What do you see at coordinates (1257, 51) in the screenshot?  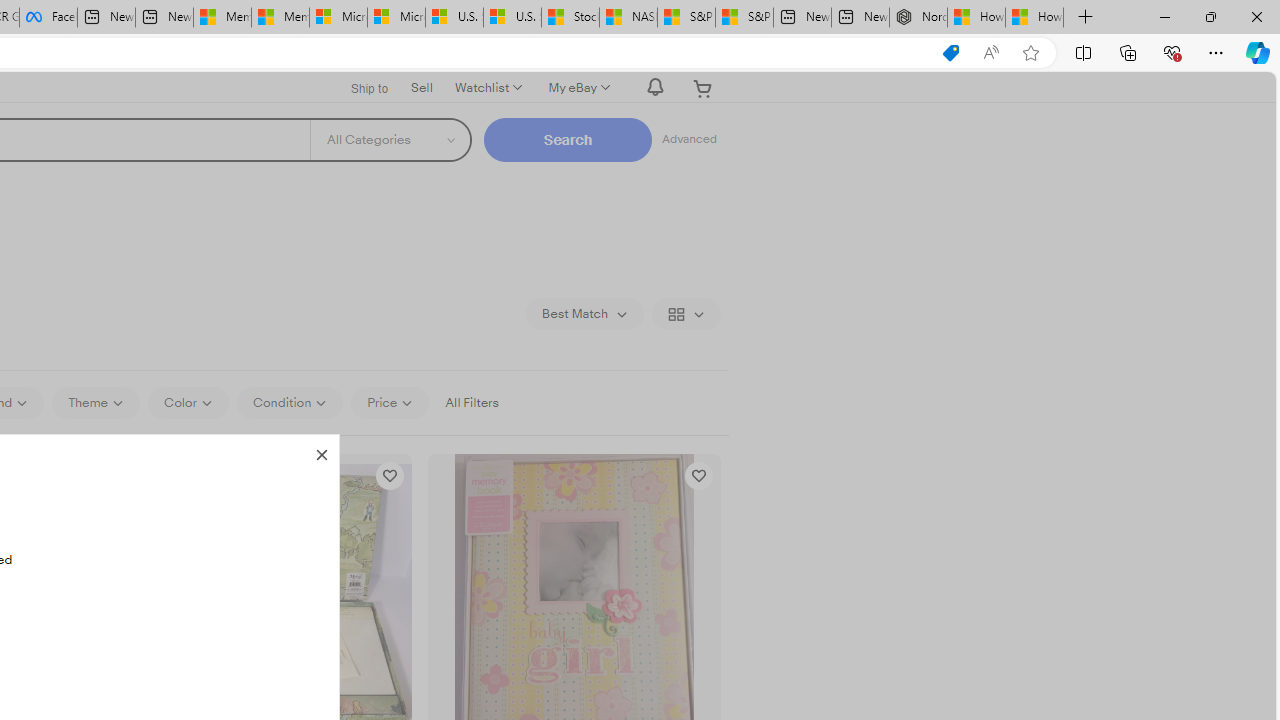 I see `'Copilot (Ctrl+Shift+.)'` at bounding box center [1257, 51].